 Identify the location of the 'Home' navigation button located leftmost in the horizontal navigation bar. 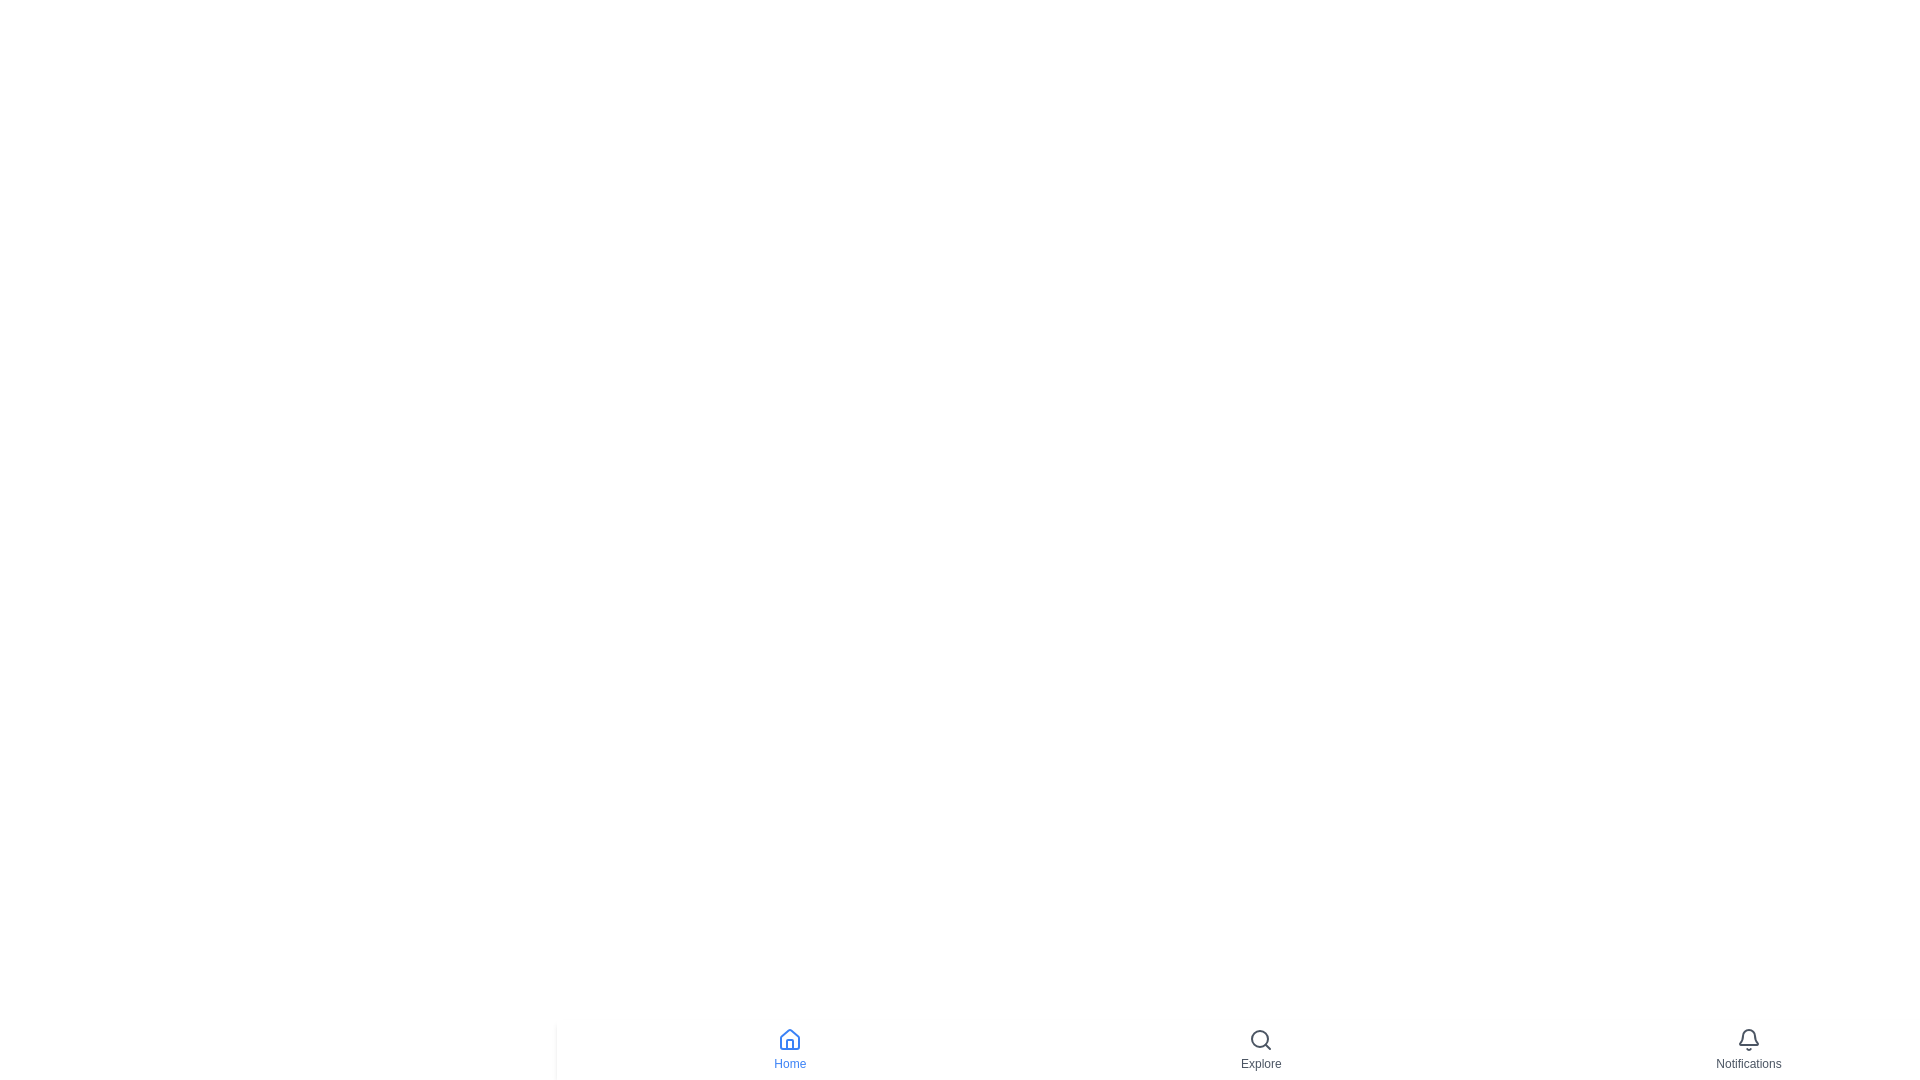
(789, 1048).